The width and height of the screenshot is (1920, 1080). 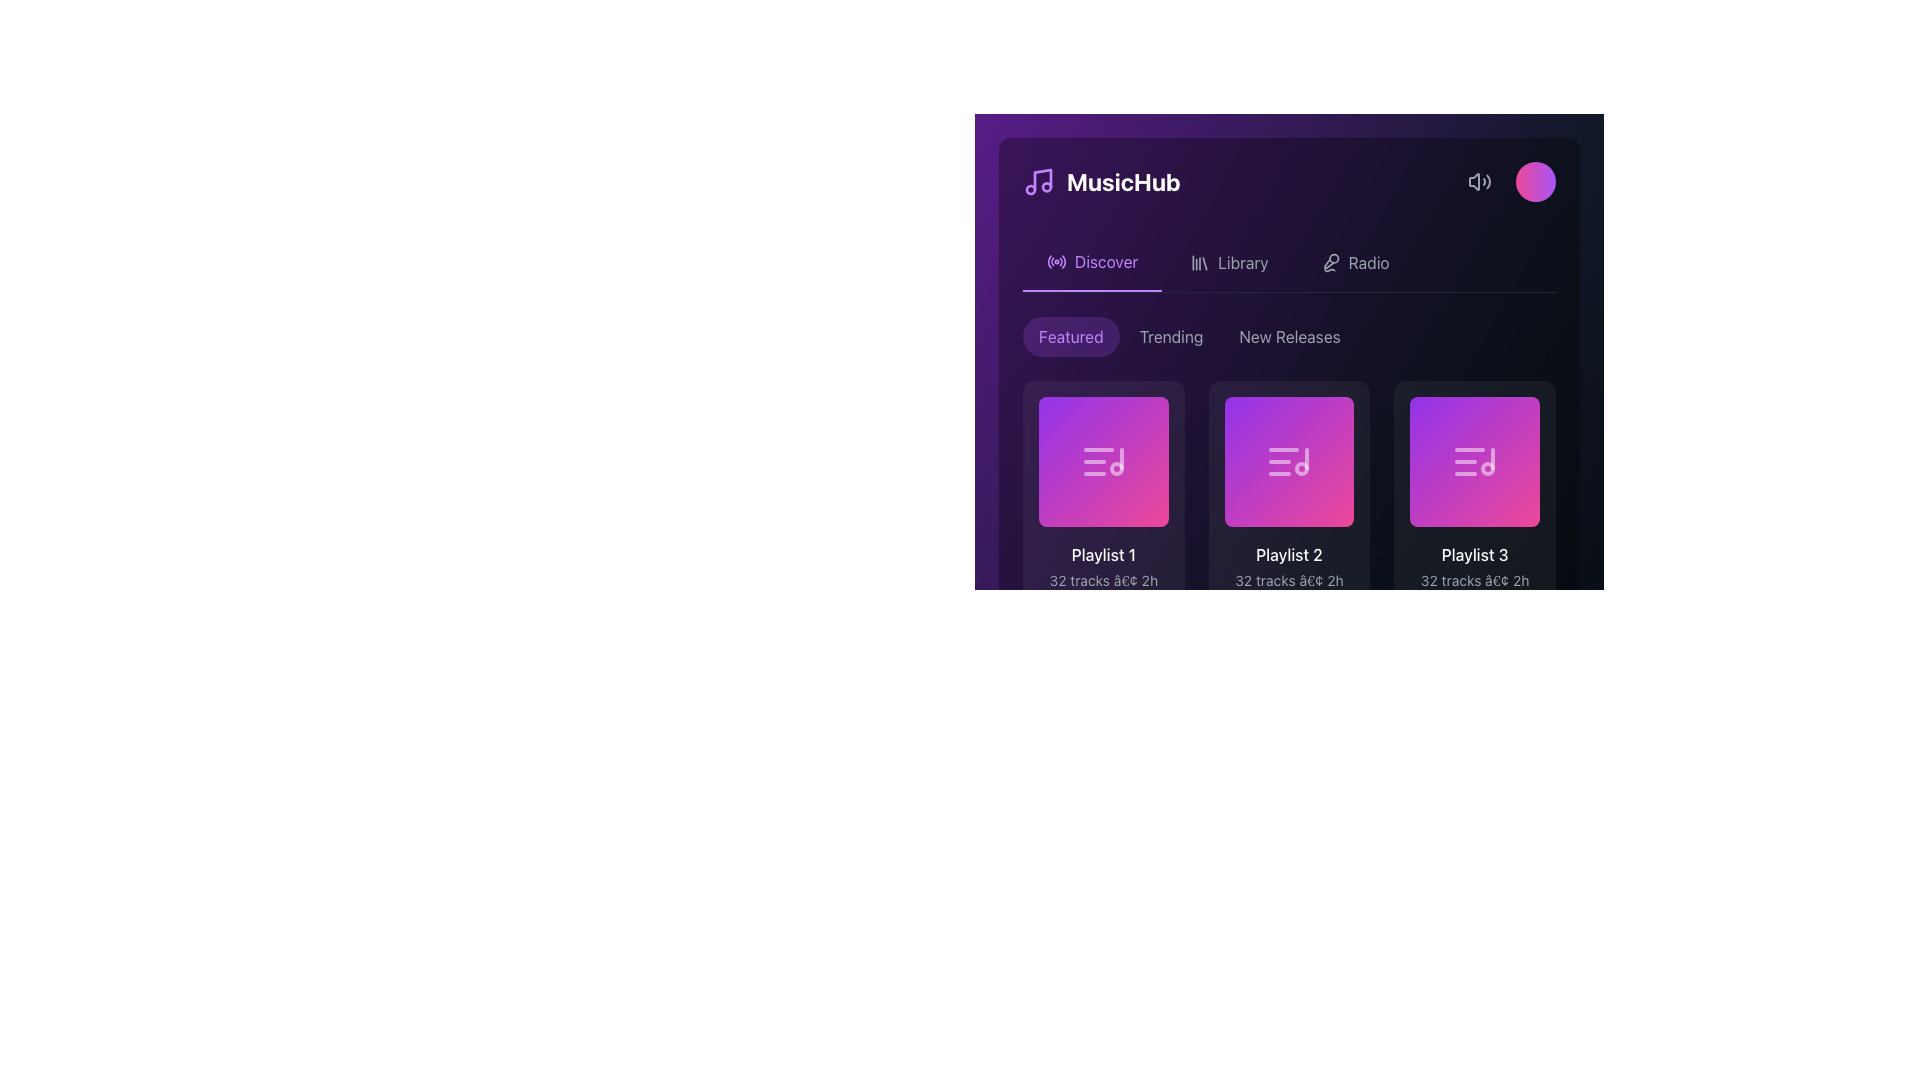 I want to click on the musical note icon in the Playlist 3 card, so click(x=1475, y=461).